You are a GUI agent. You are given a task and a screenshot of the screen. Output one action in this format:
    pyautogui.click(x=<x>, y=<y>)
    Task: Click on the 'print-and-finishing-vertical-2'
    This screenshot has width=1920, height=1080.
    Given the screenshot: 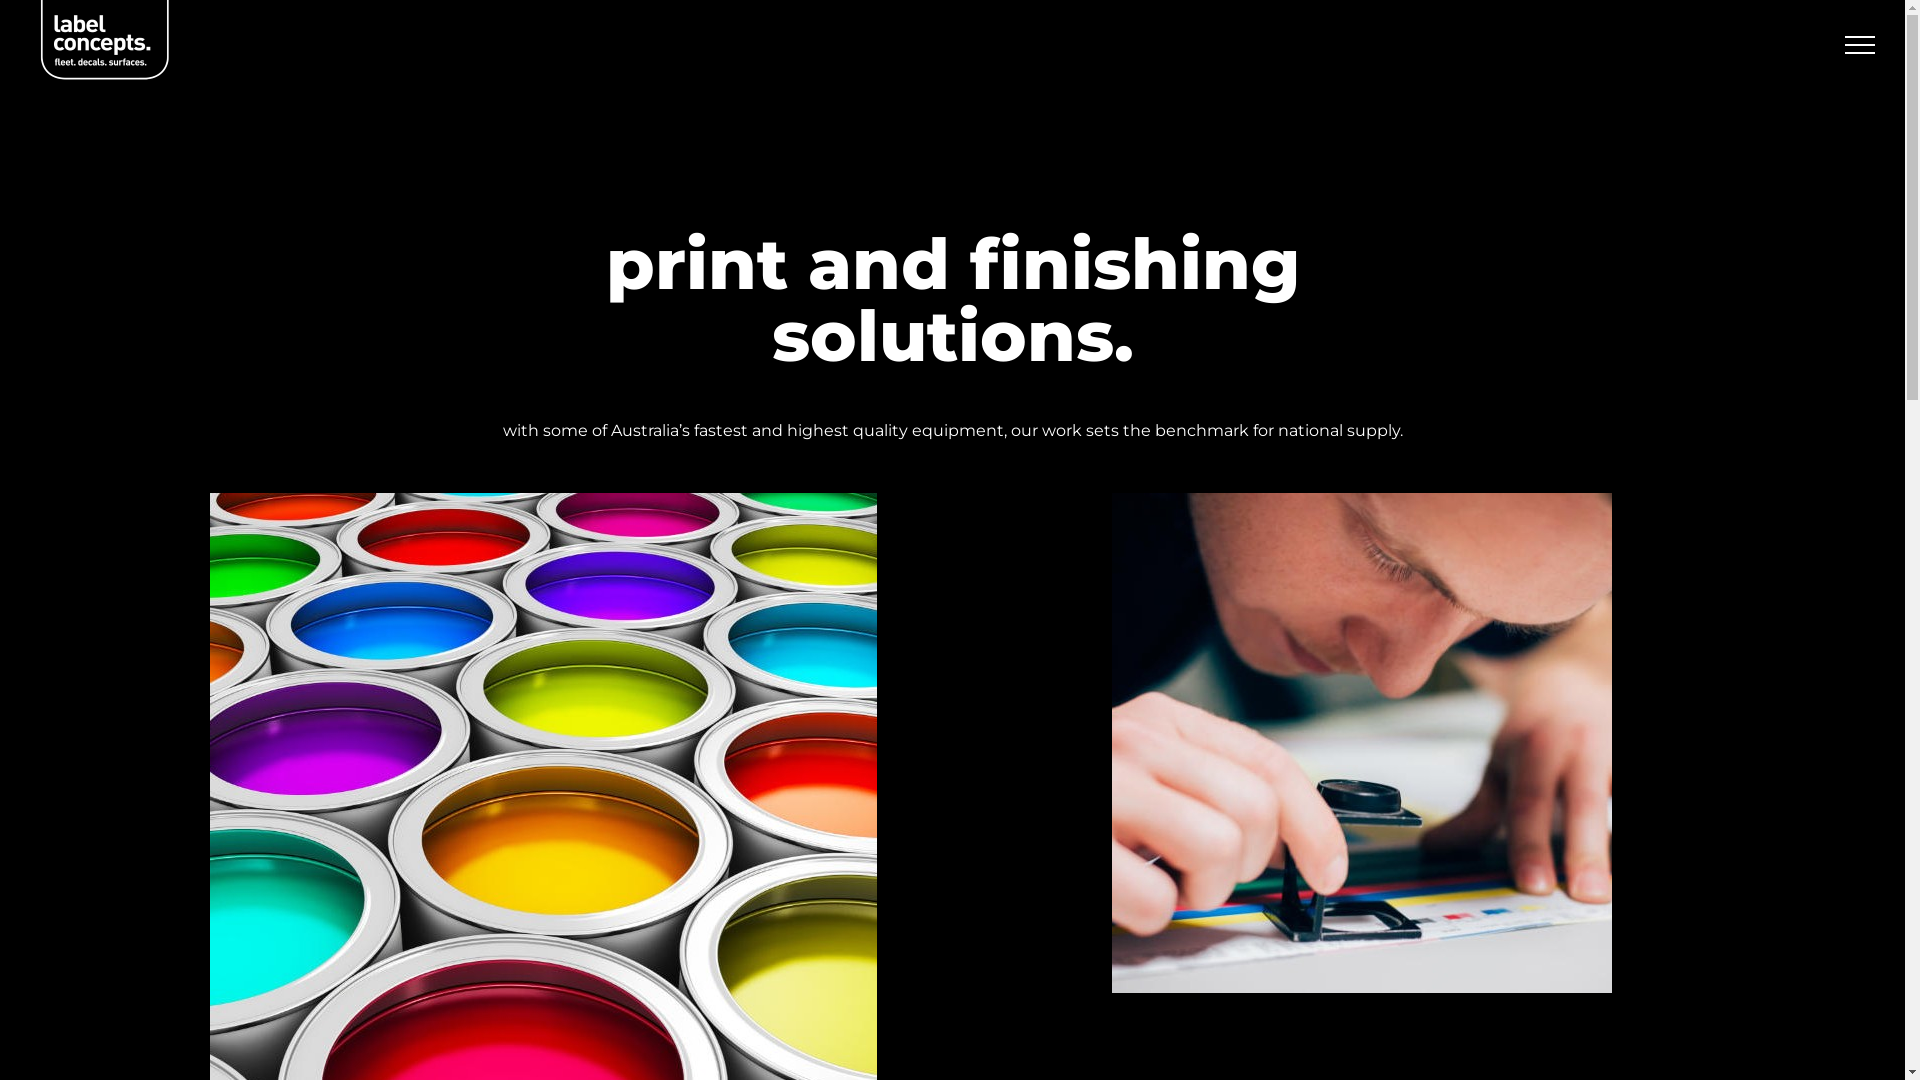 What is the action you would take?
    pyautogui.click(x=1361, y=743)
    